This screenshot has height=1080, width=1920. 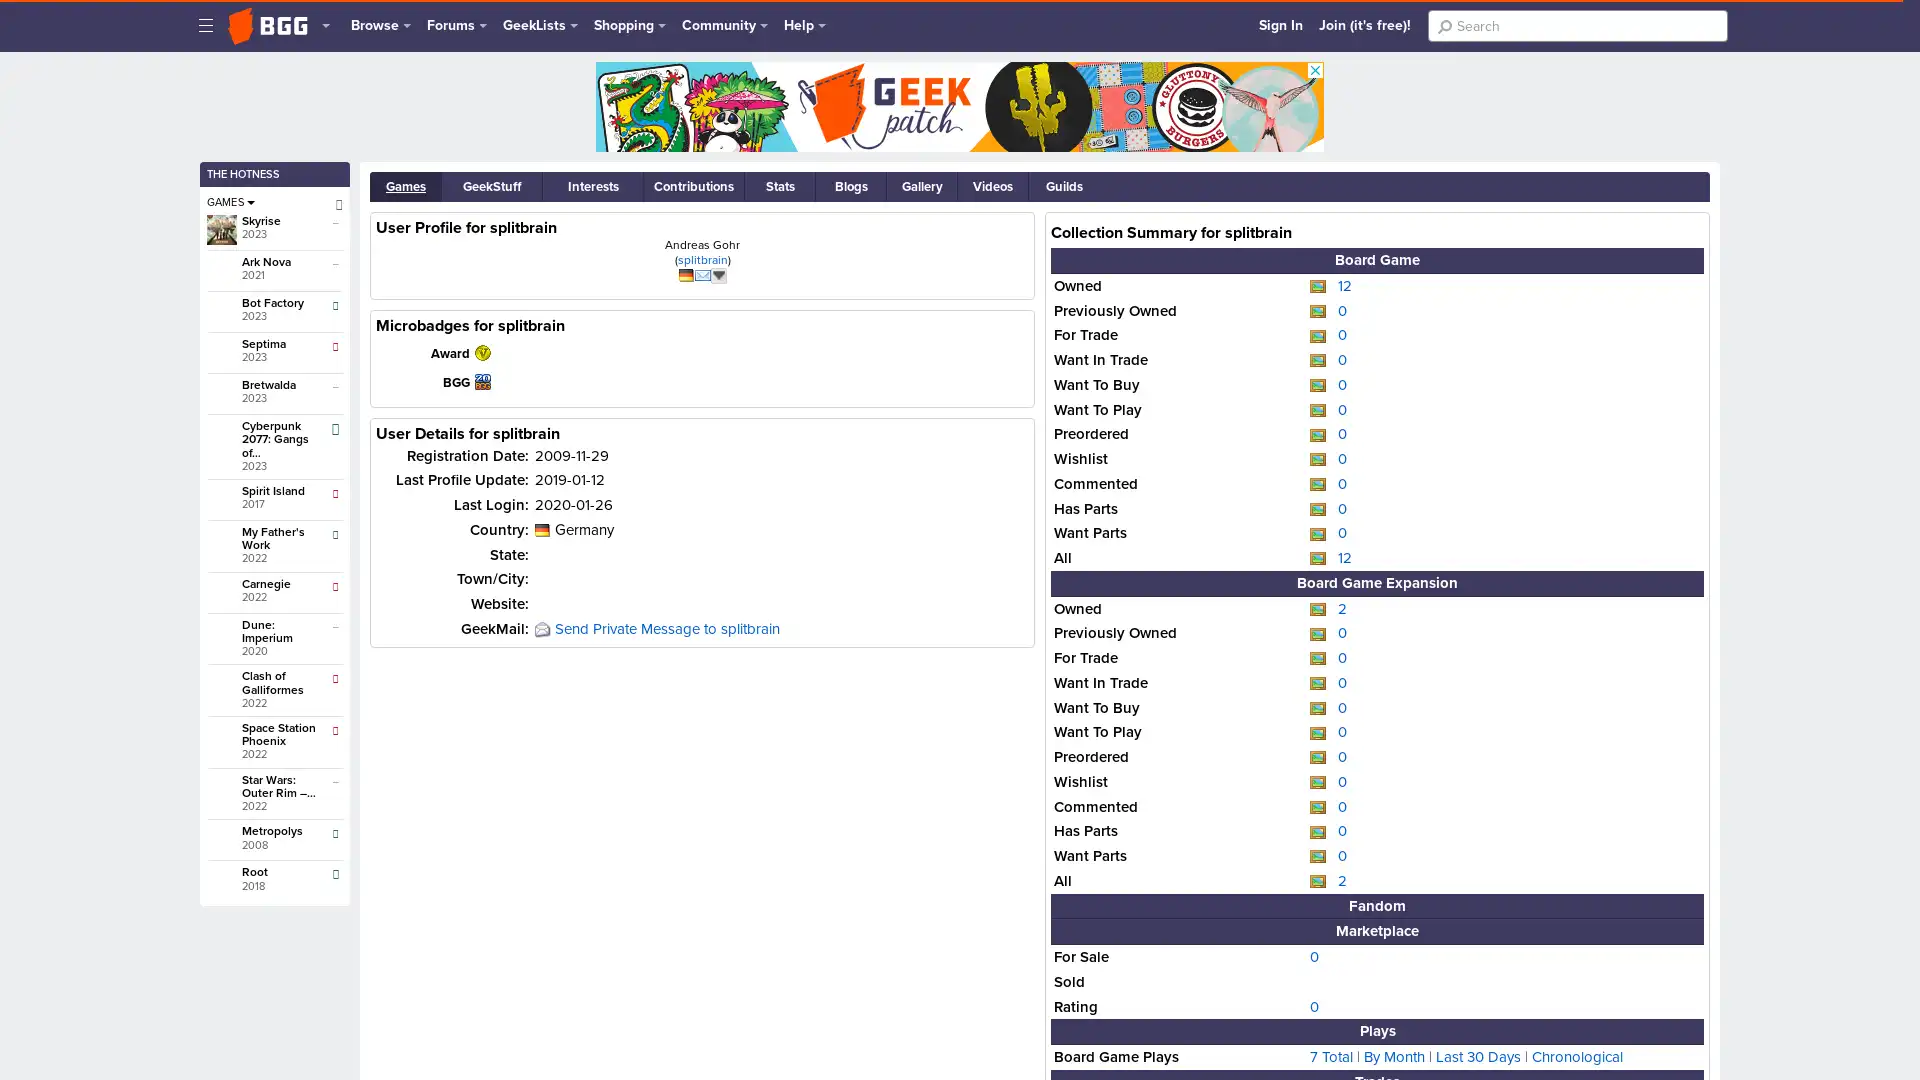 What do you see at coordinates (1281, 25) in the screenshot?
I see `Sign In` at bounding box center [1281, 25].